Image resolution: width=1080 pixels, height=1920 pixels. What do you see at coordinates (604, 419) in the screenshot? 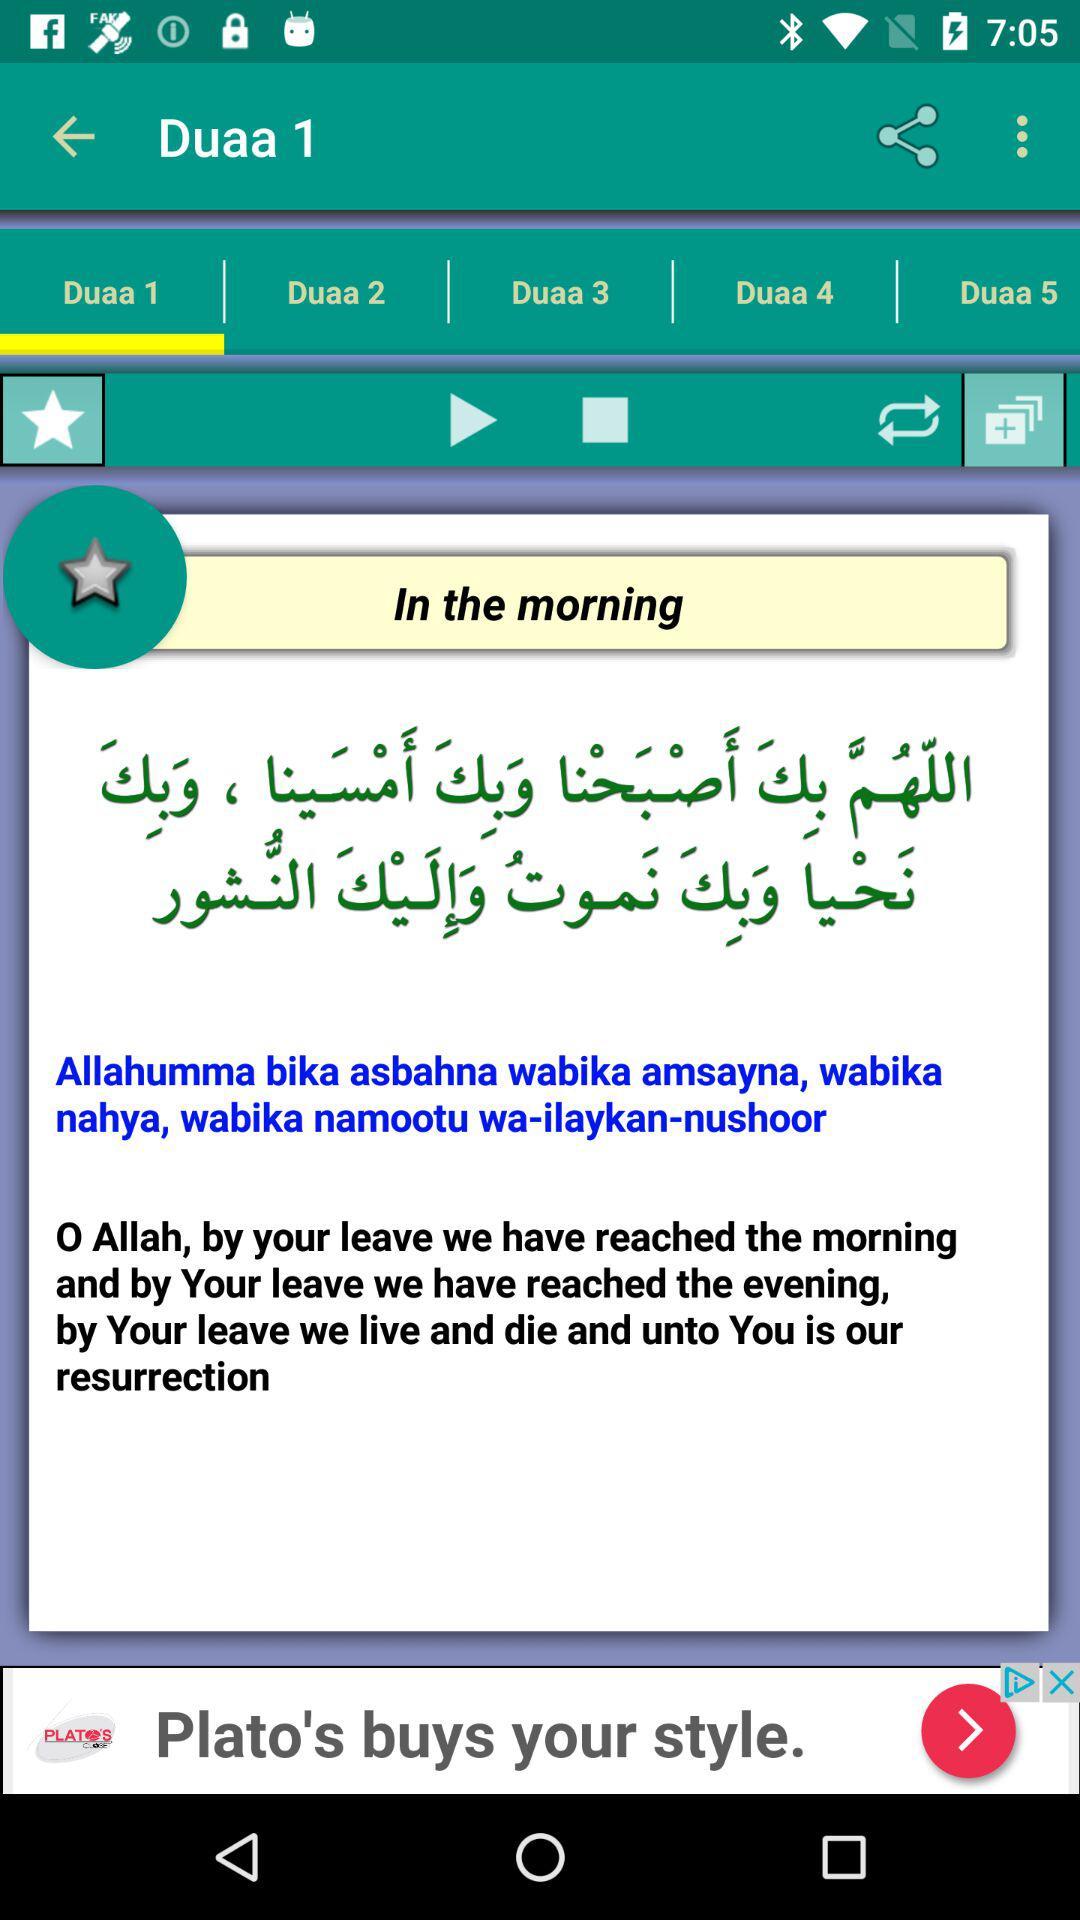
I see `stop playing the track` at bounding box center [604, 419].